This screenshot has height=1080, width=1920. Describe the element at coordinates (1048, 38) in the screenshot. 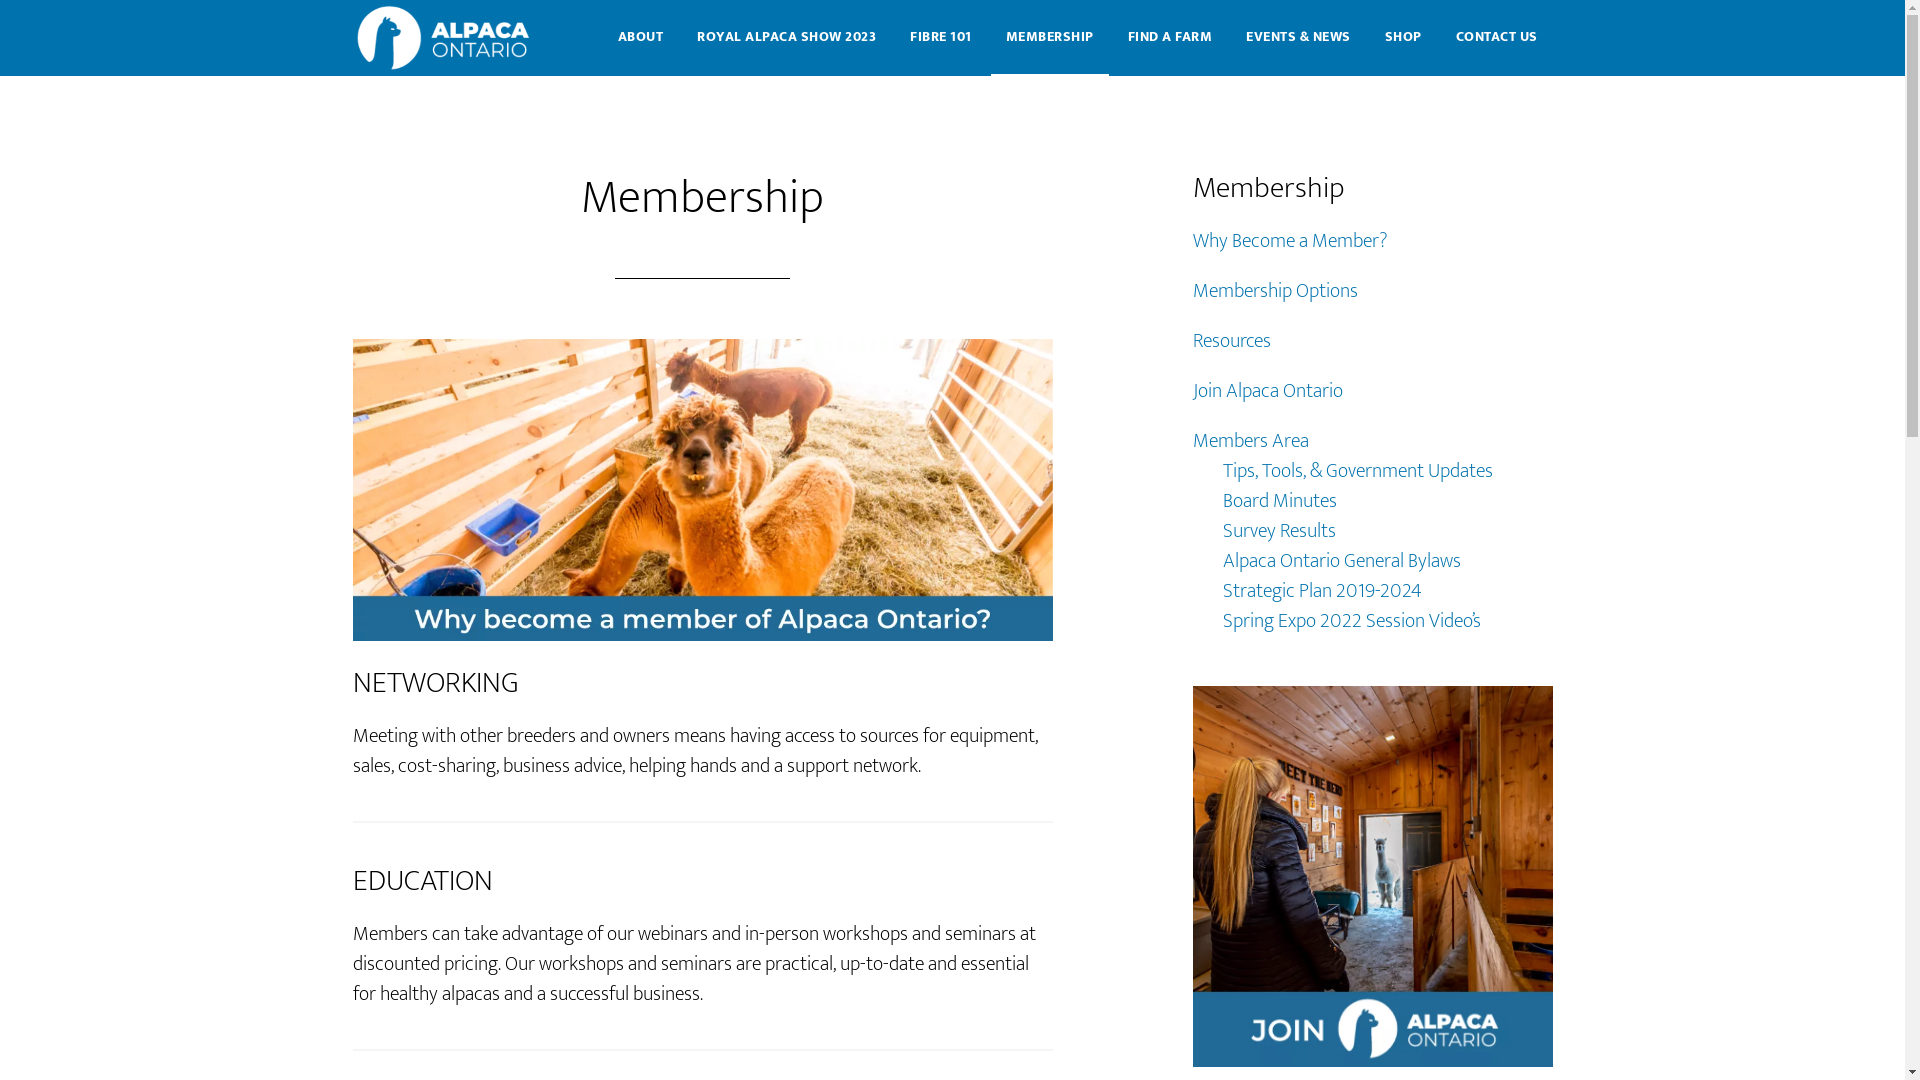

I see `'MEMBERSHIP'` at that location.